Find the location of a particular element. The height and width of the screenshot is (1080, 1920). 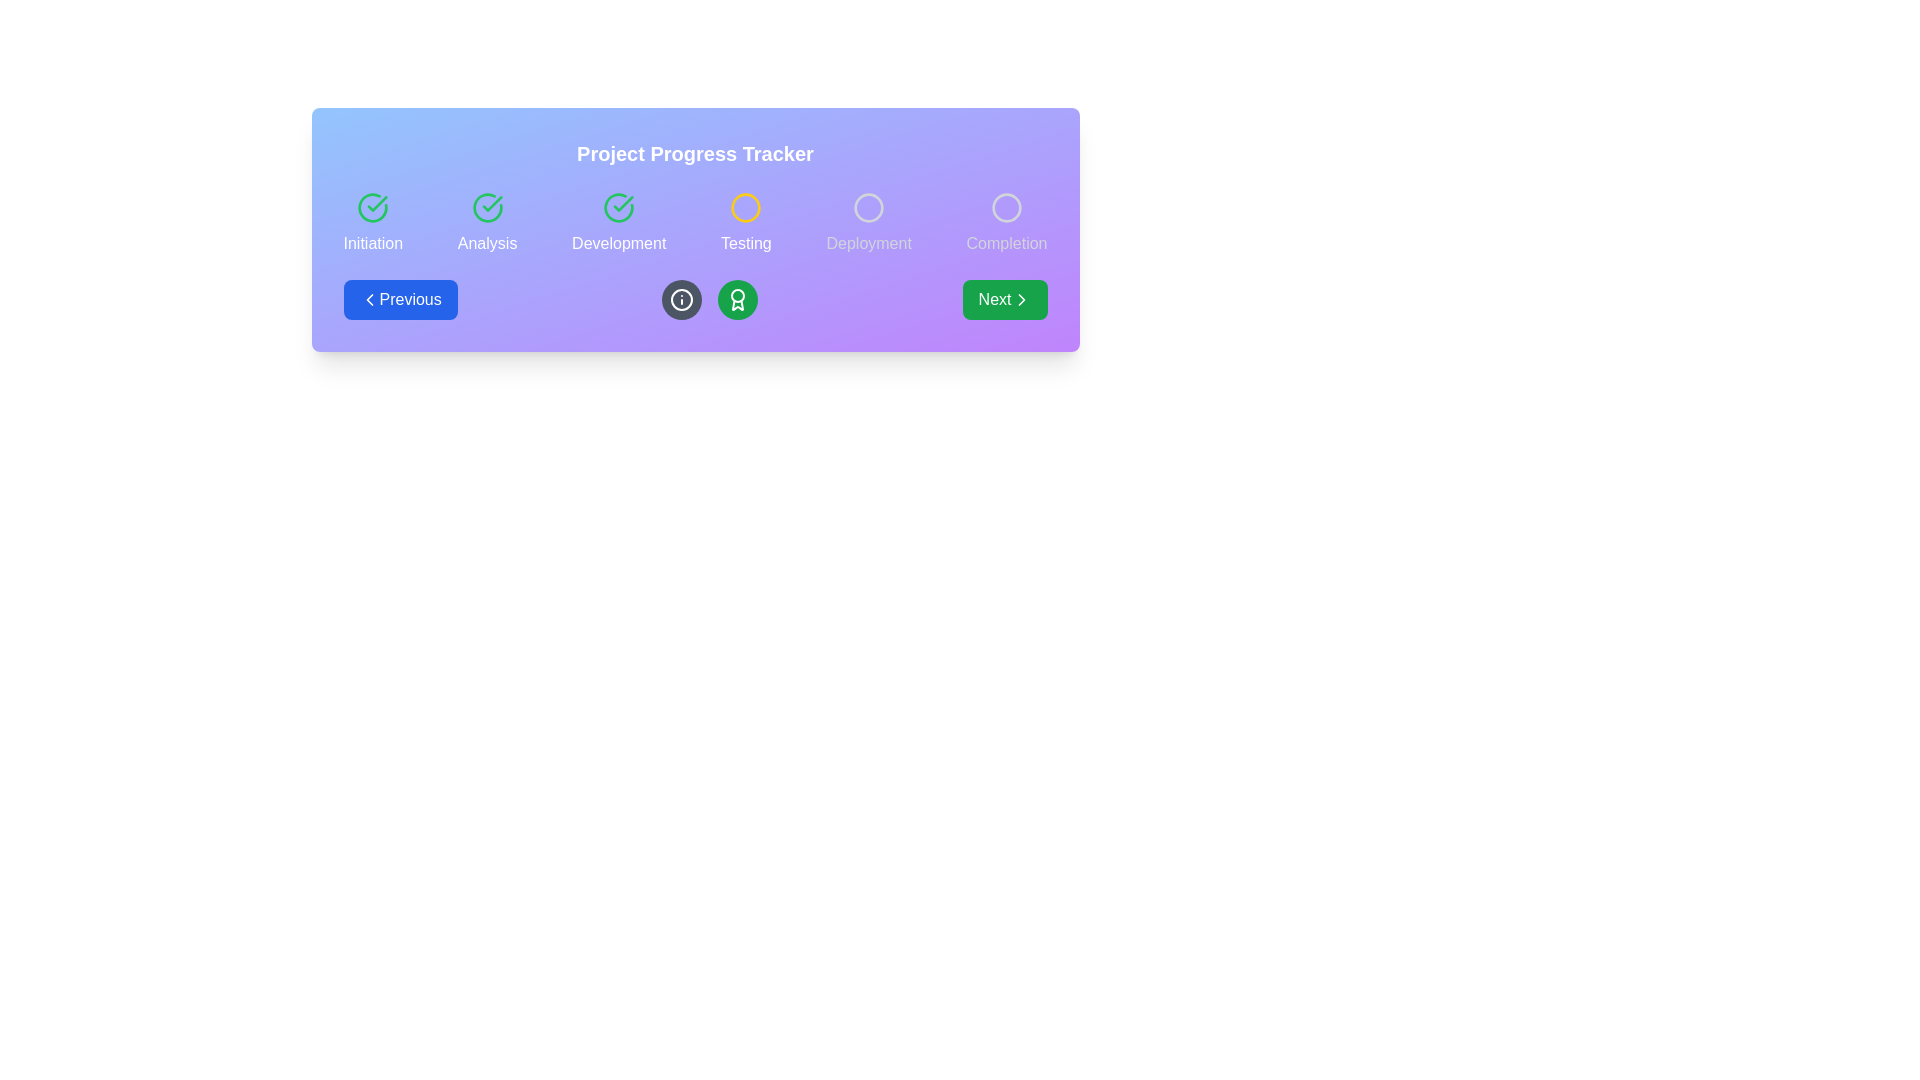

the first circular button located at the bottom center of the interface is located at coordinates (682, 300).